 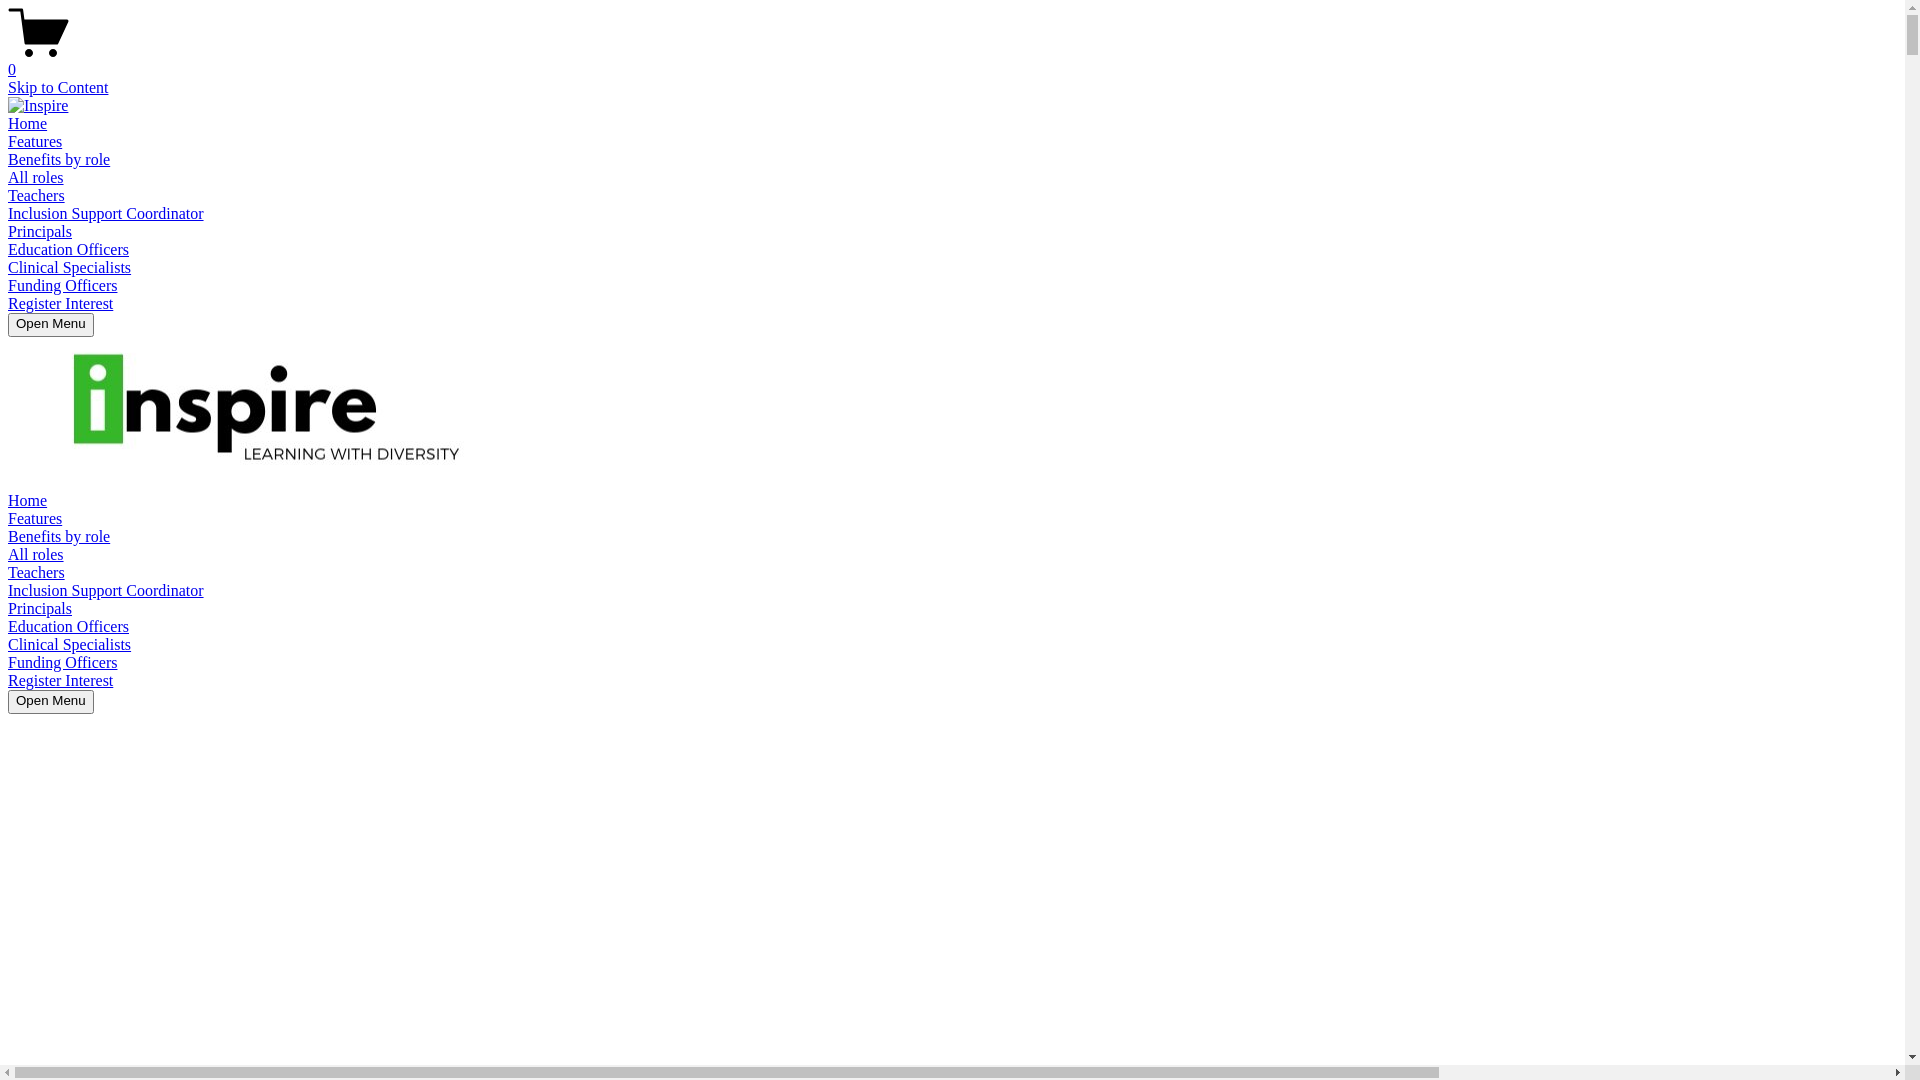 What do you see at coordinates (8, 176) in the screenshot?
I see `'All roles'` at bounding box center [8, 176].